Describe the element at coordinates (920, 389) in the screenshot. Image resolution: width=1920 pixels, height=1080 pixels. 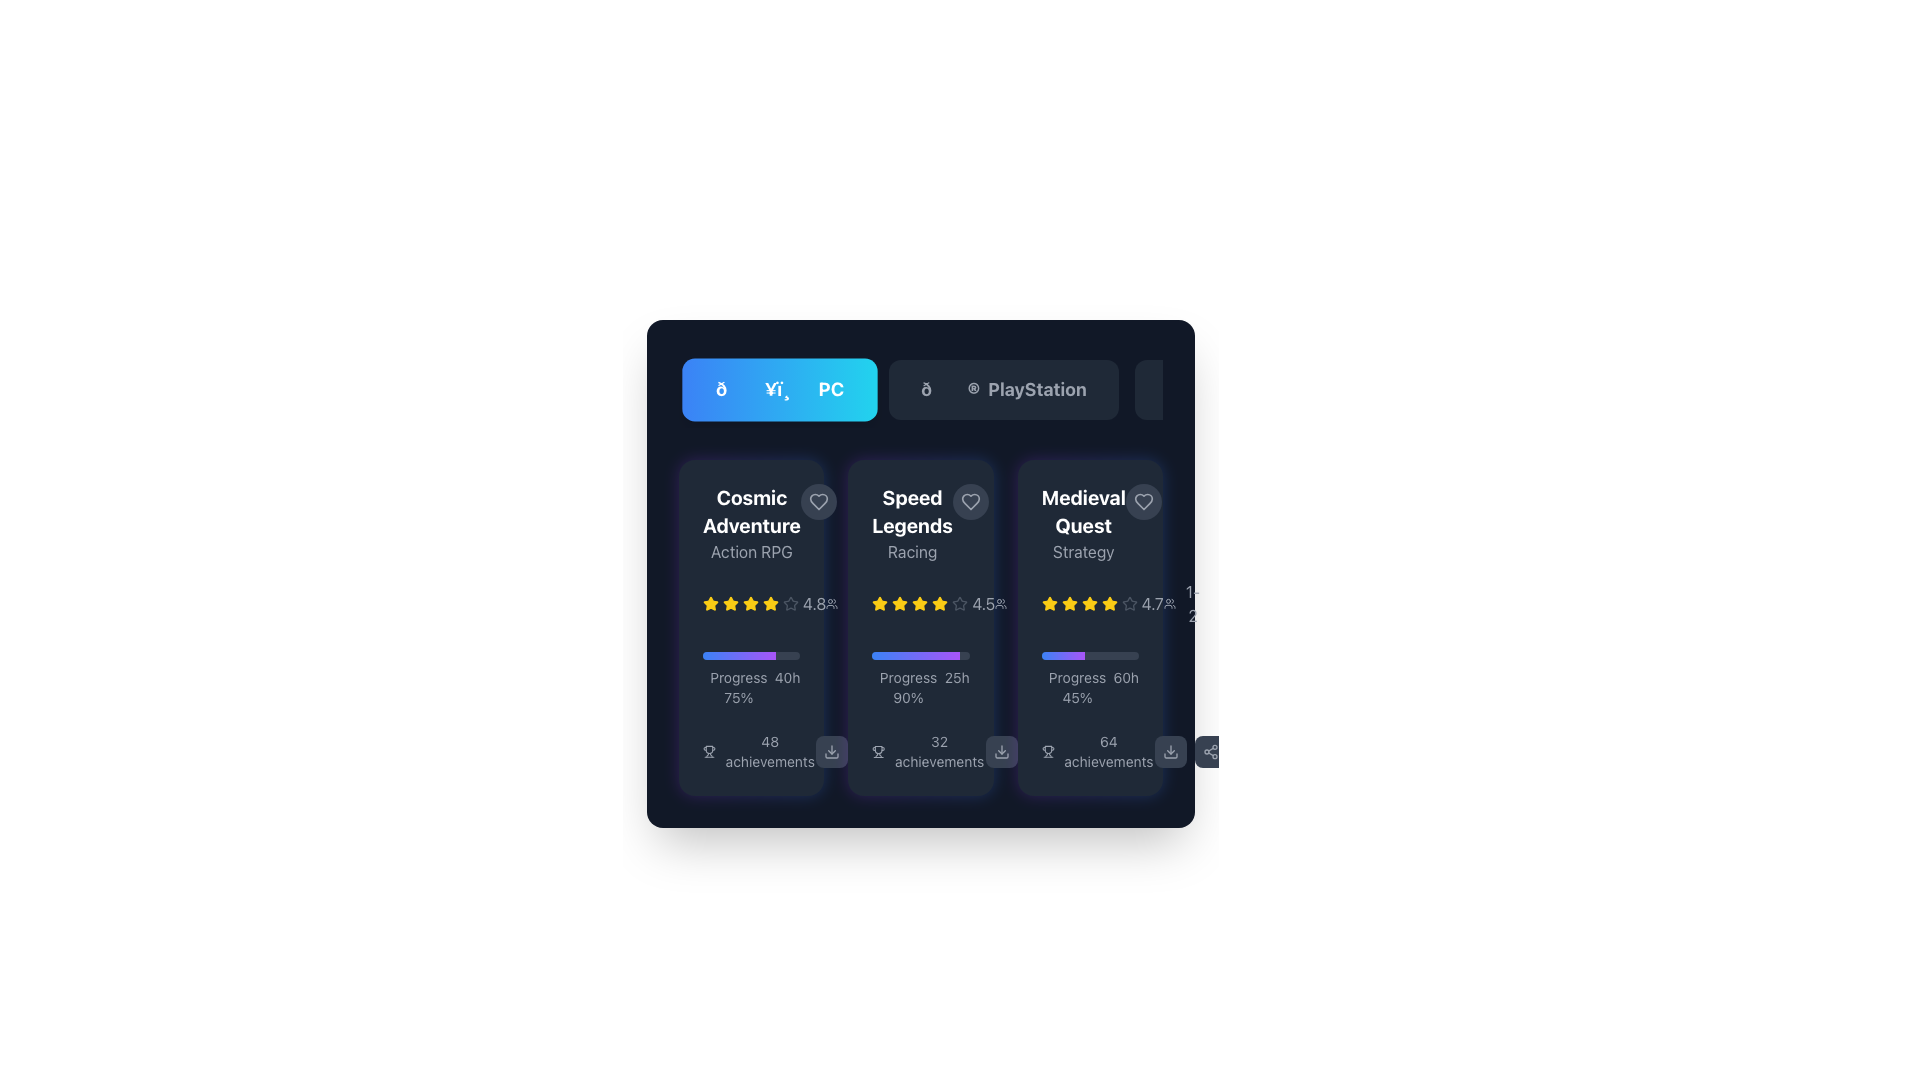
I see `the button in the Horizontal Scrolling Menu` at that location.